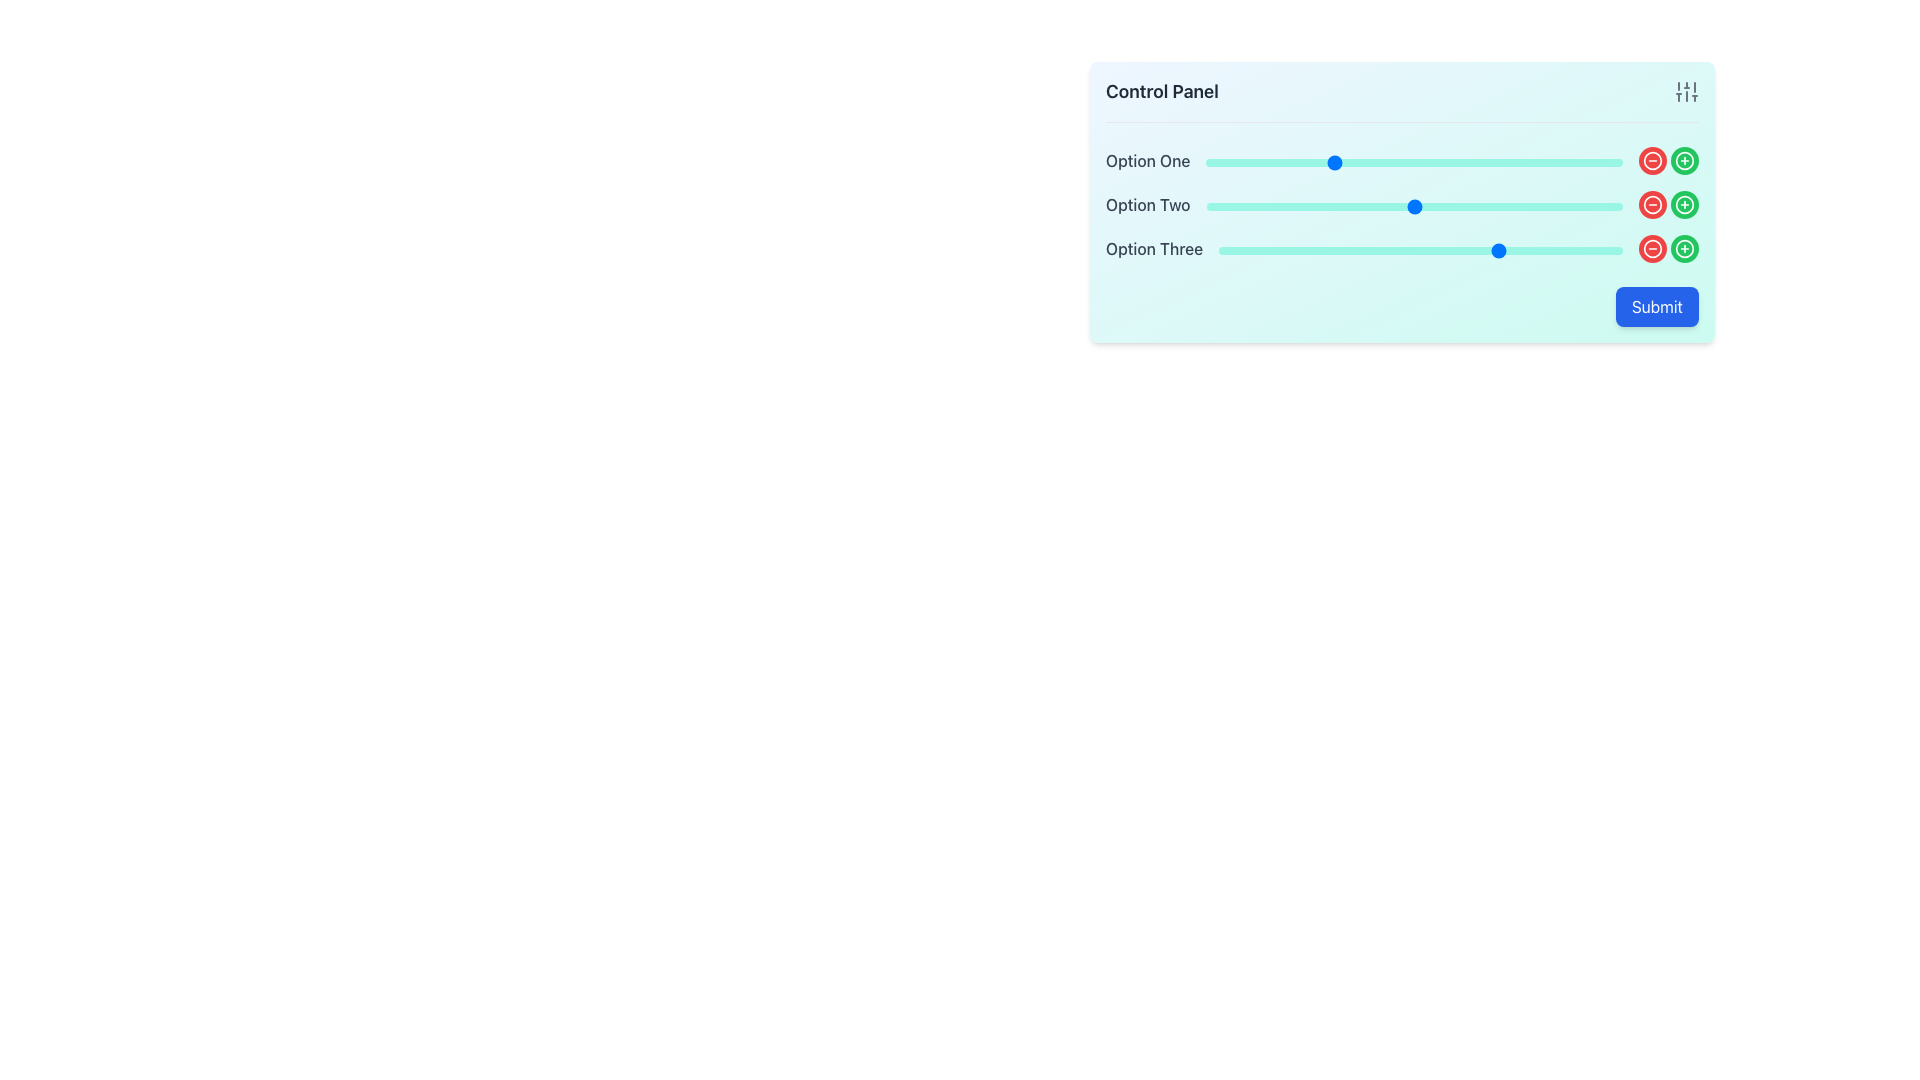  I want to click on the slider, so click(1396, 161).